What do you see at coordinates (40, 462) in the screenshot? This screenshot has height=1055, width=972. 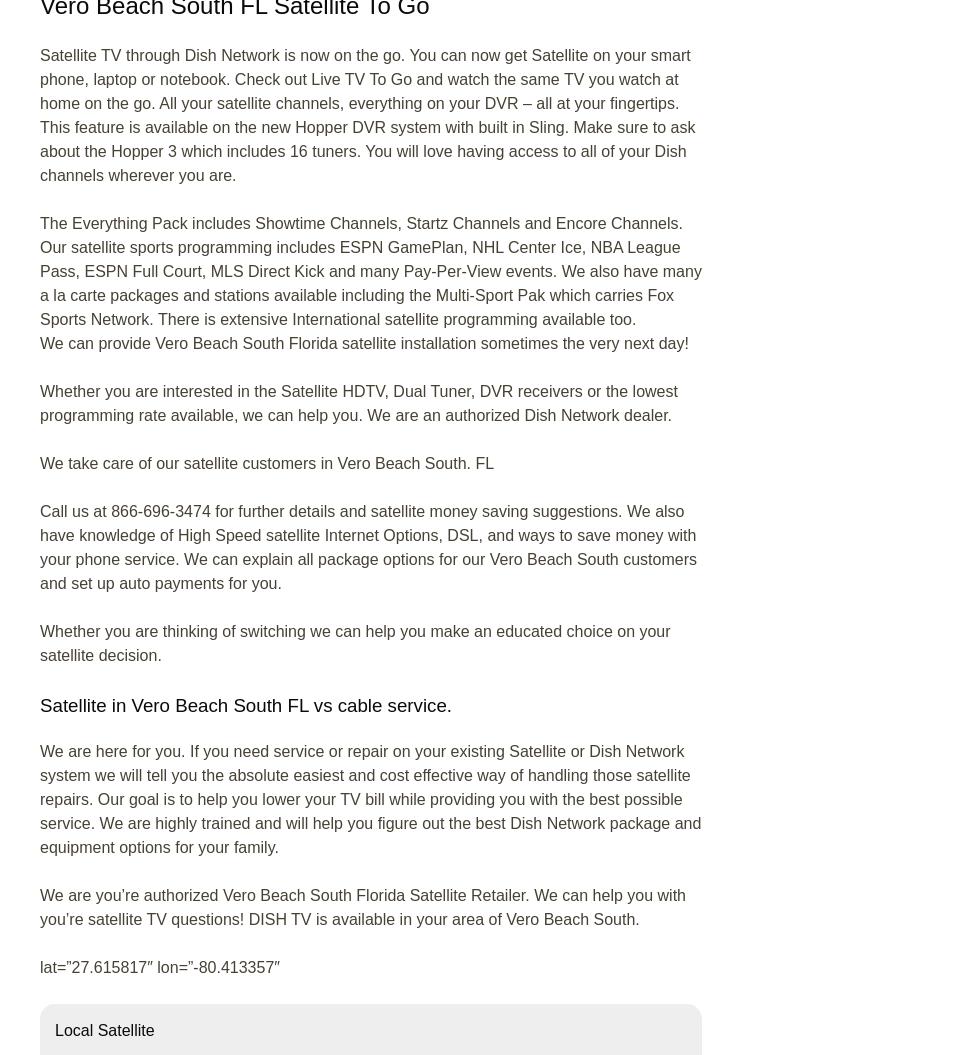 I see `'We take care of our satellite customers in Vero Beach South. FL'` at bounding box center [40, 462].